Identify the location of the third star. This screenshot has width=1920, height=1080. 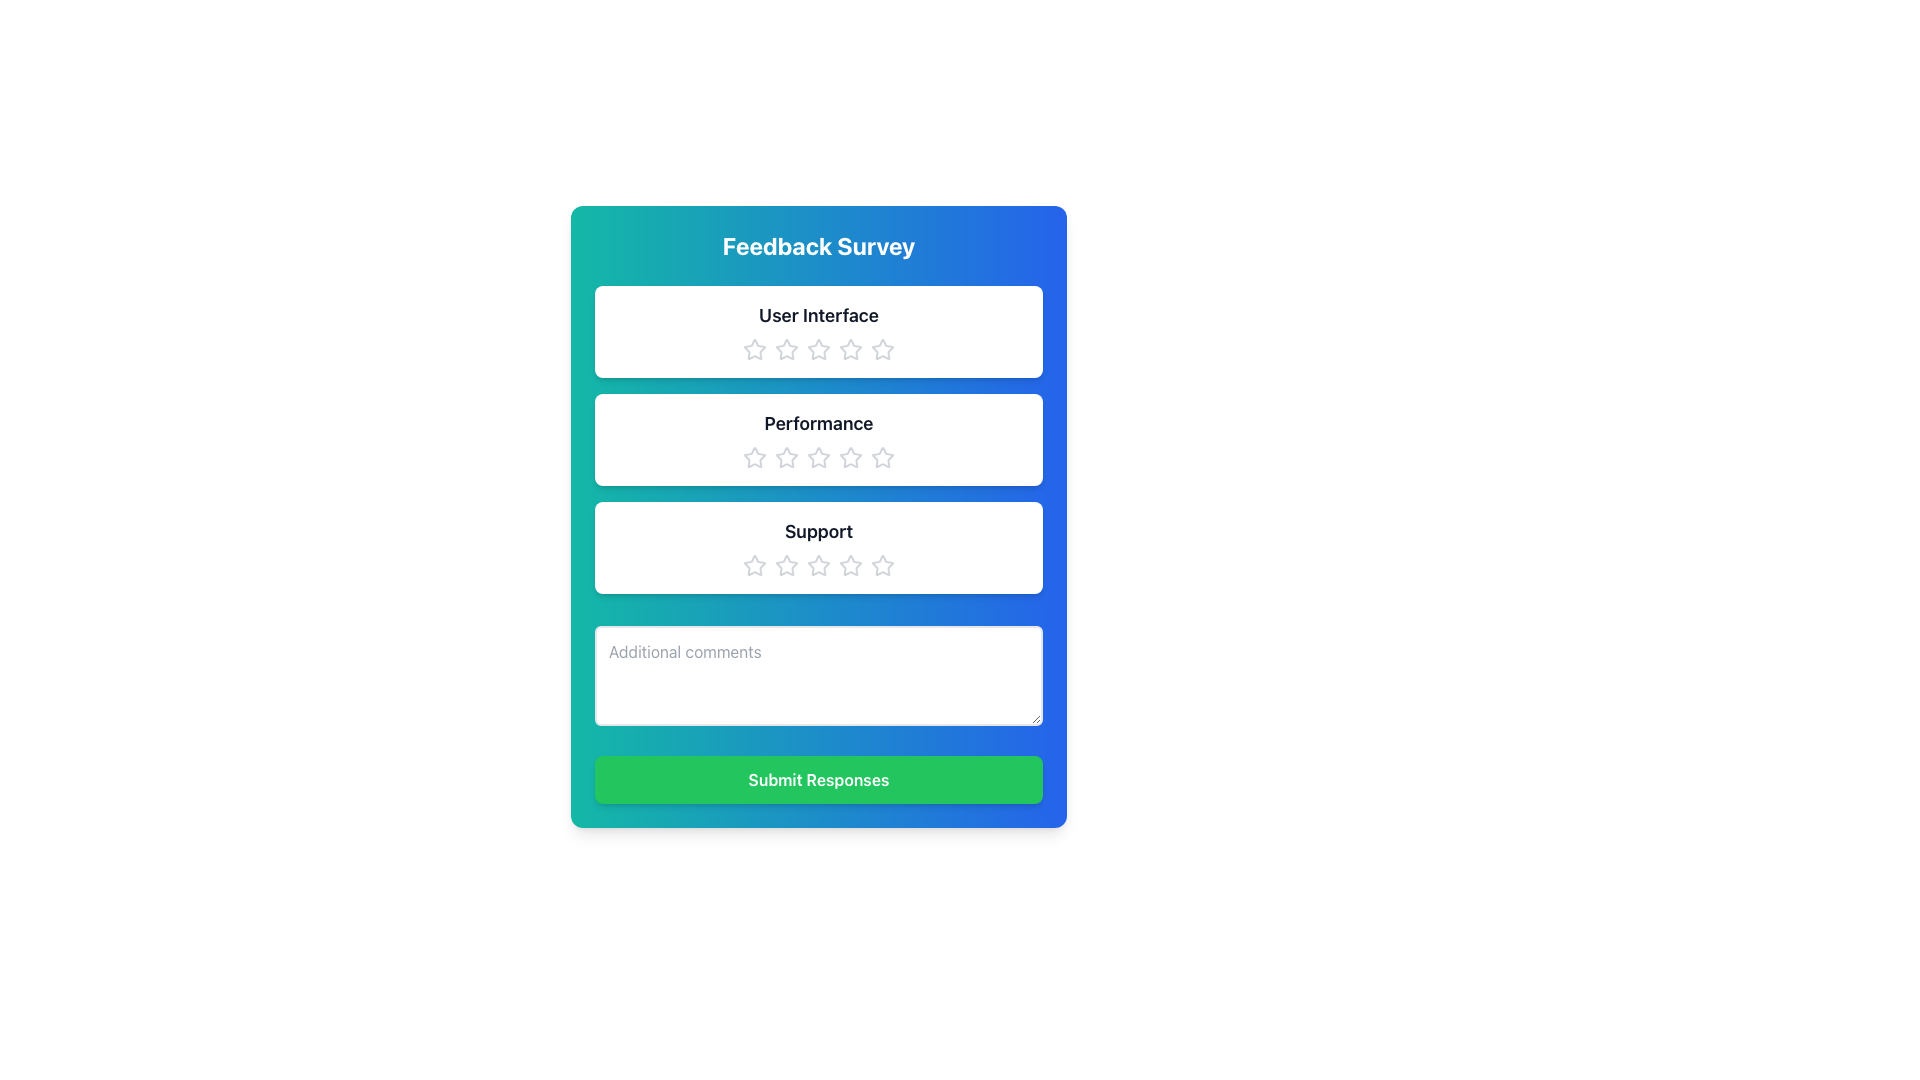
(882, 565).